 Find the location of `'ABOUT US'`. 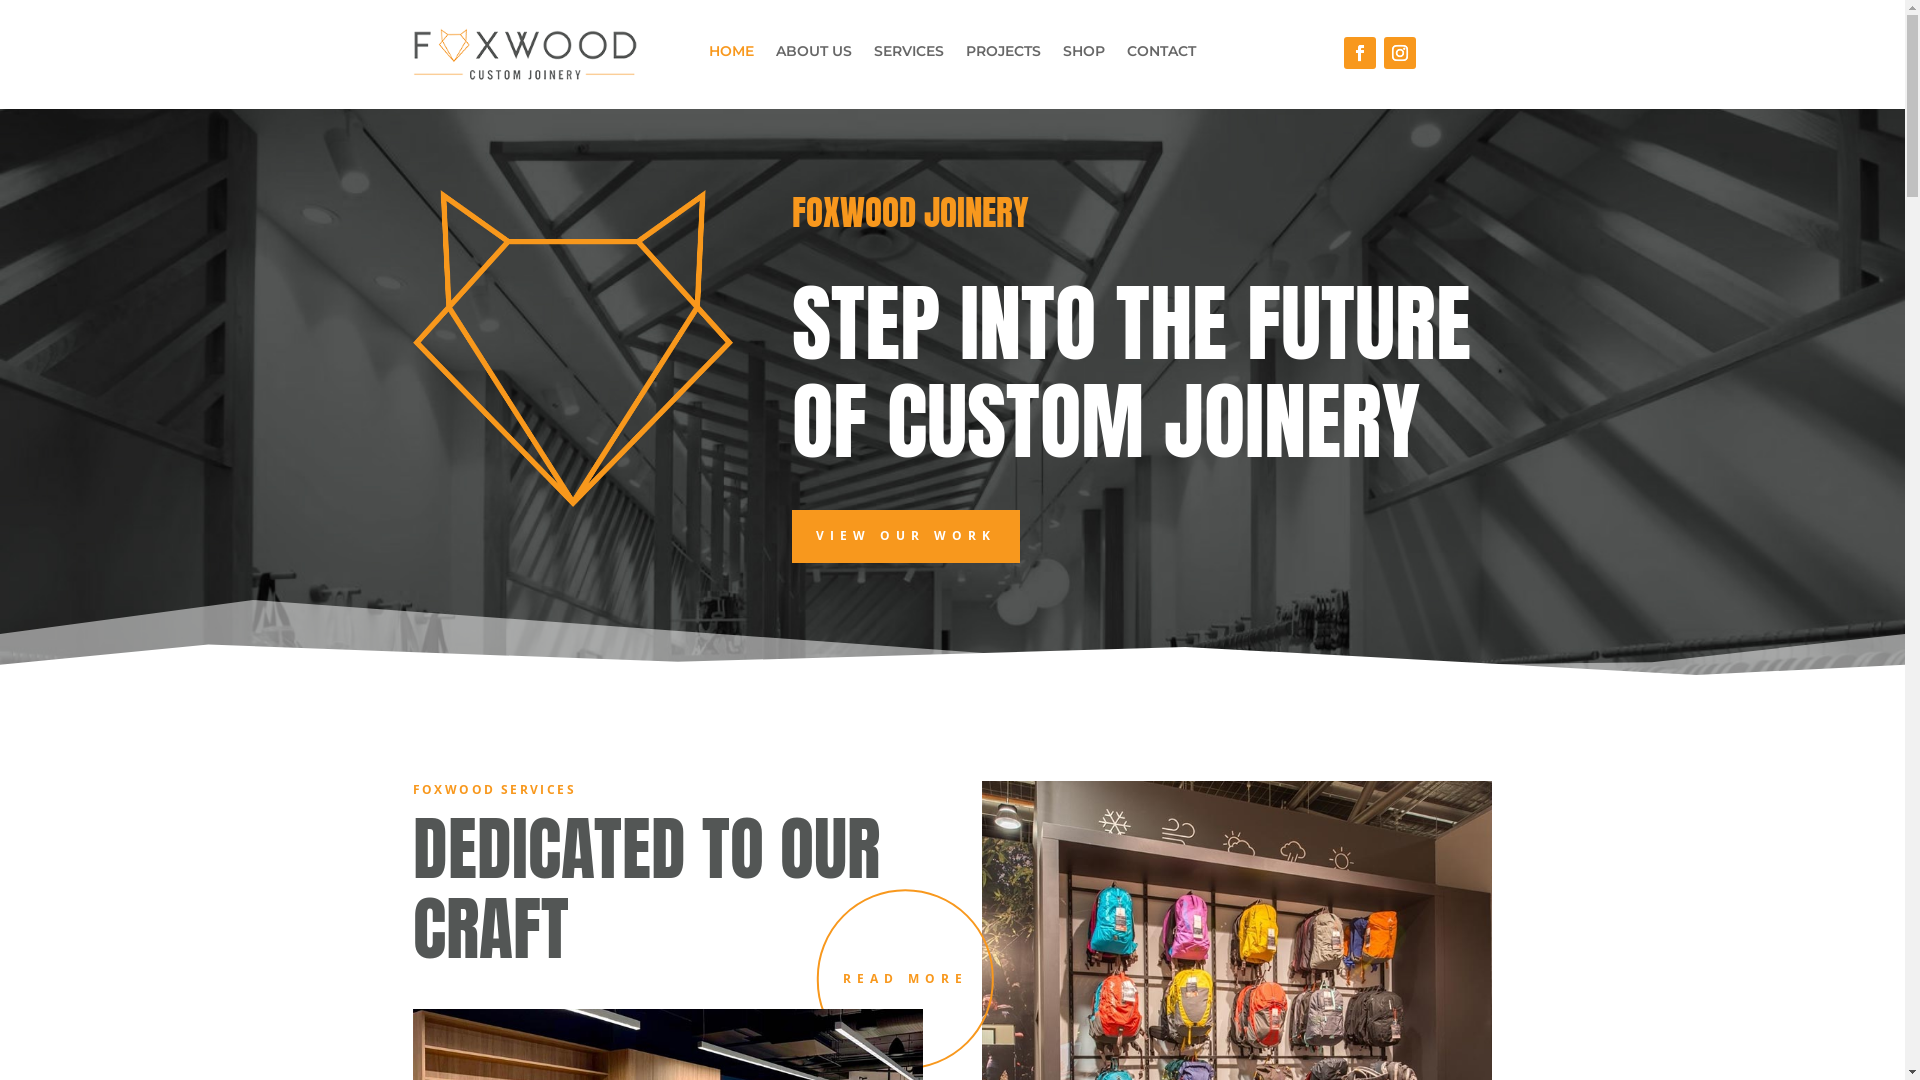

'ABOUT US' is located at coordinates (814, 53).